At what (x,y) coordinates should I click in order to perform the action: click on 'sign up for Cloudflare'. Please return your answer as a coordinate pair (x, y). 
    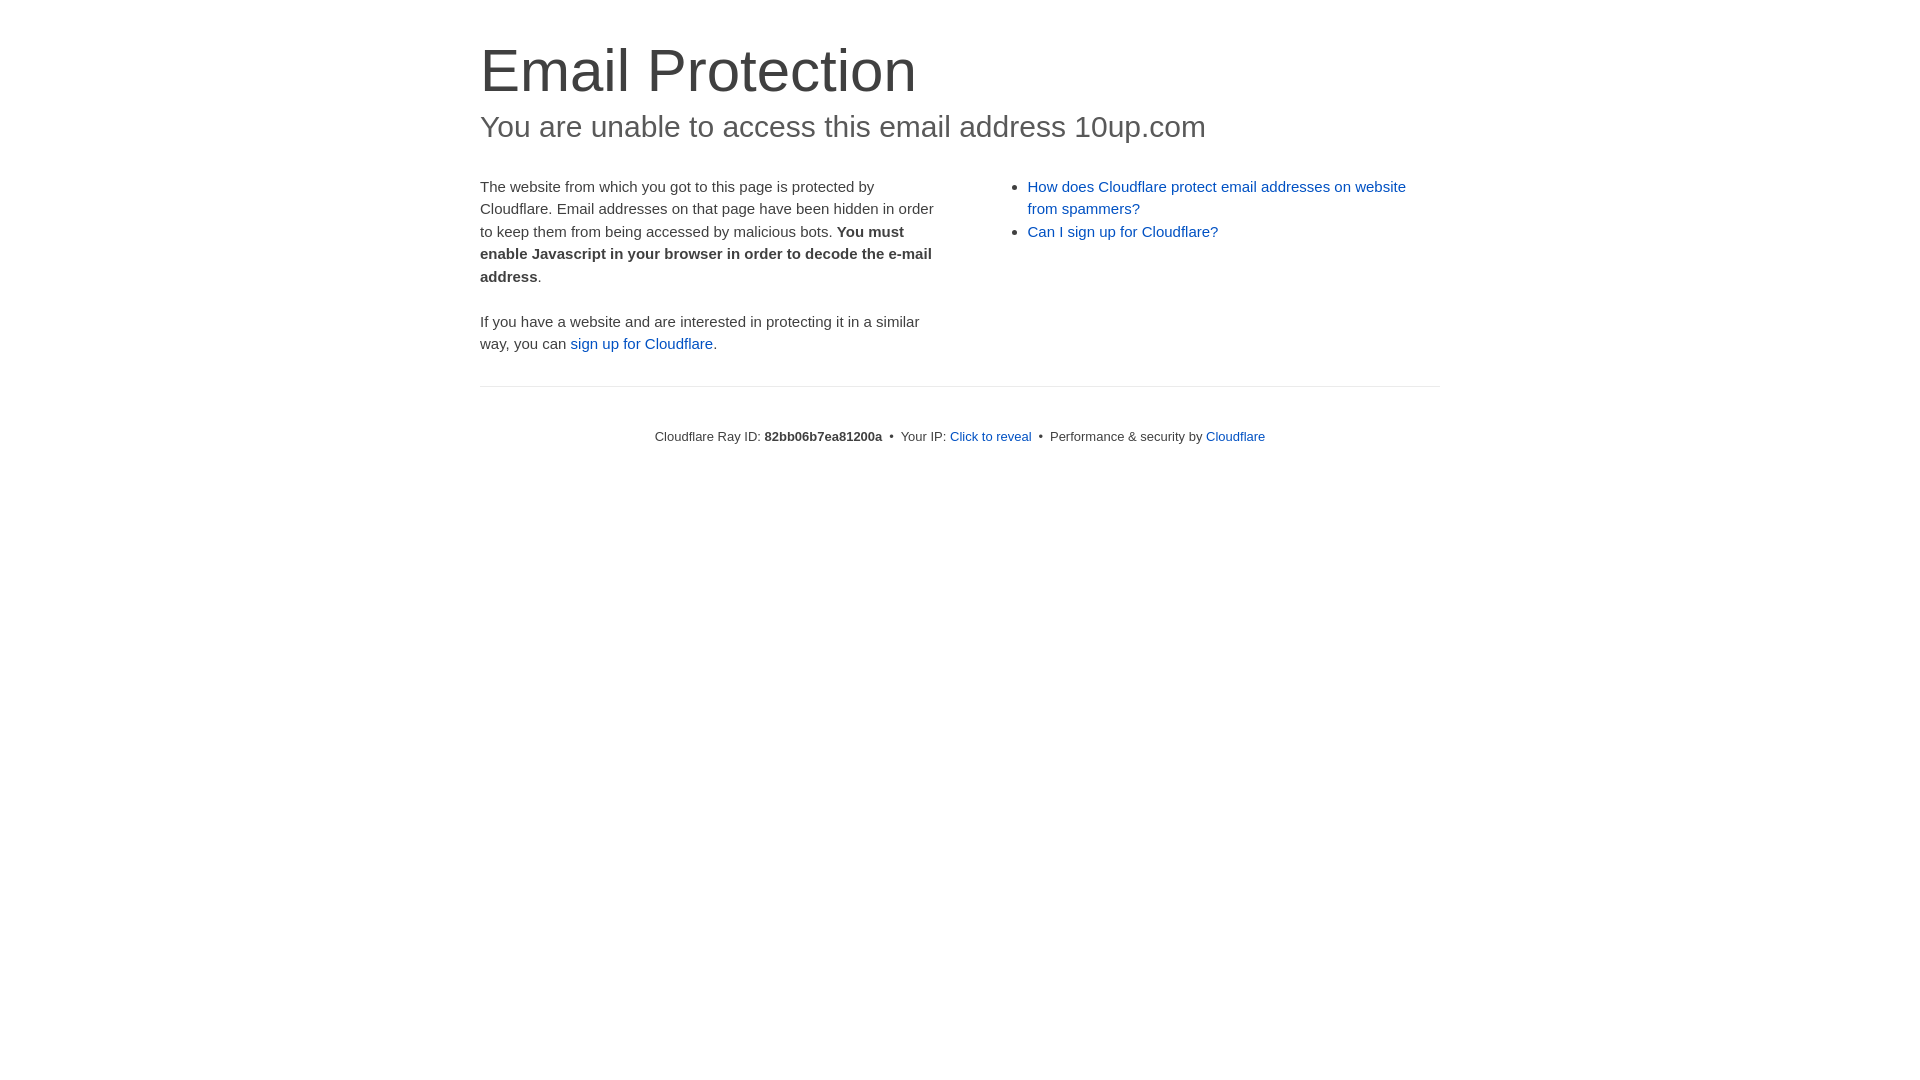
    Looking at the image, I should click on (642, 342).